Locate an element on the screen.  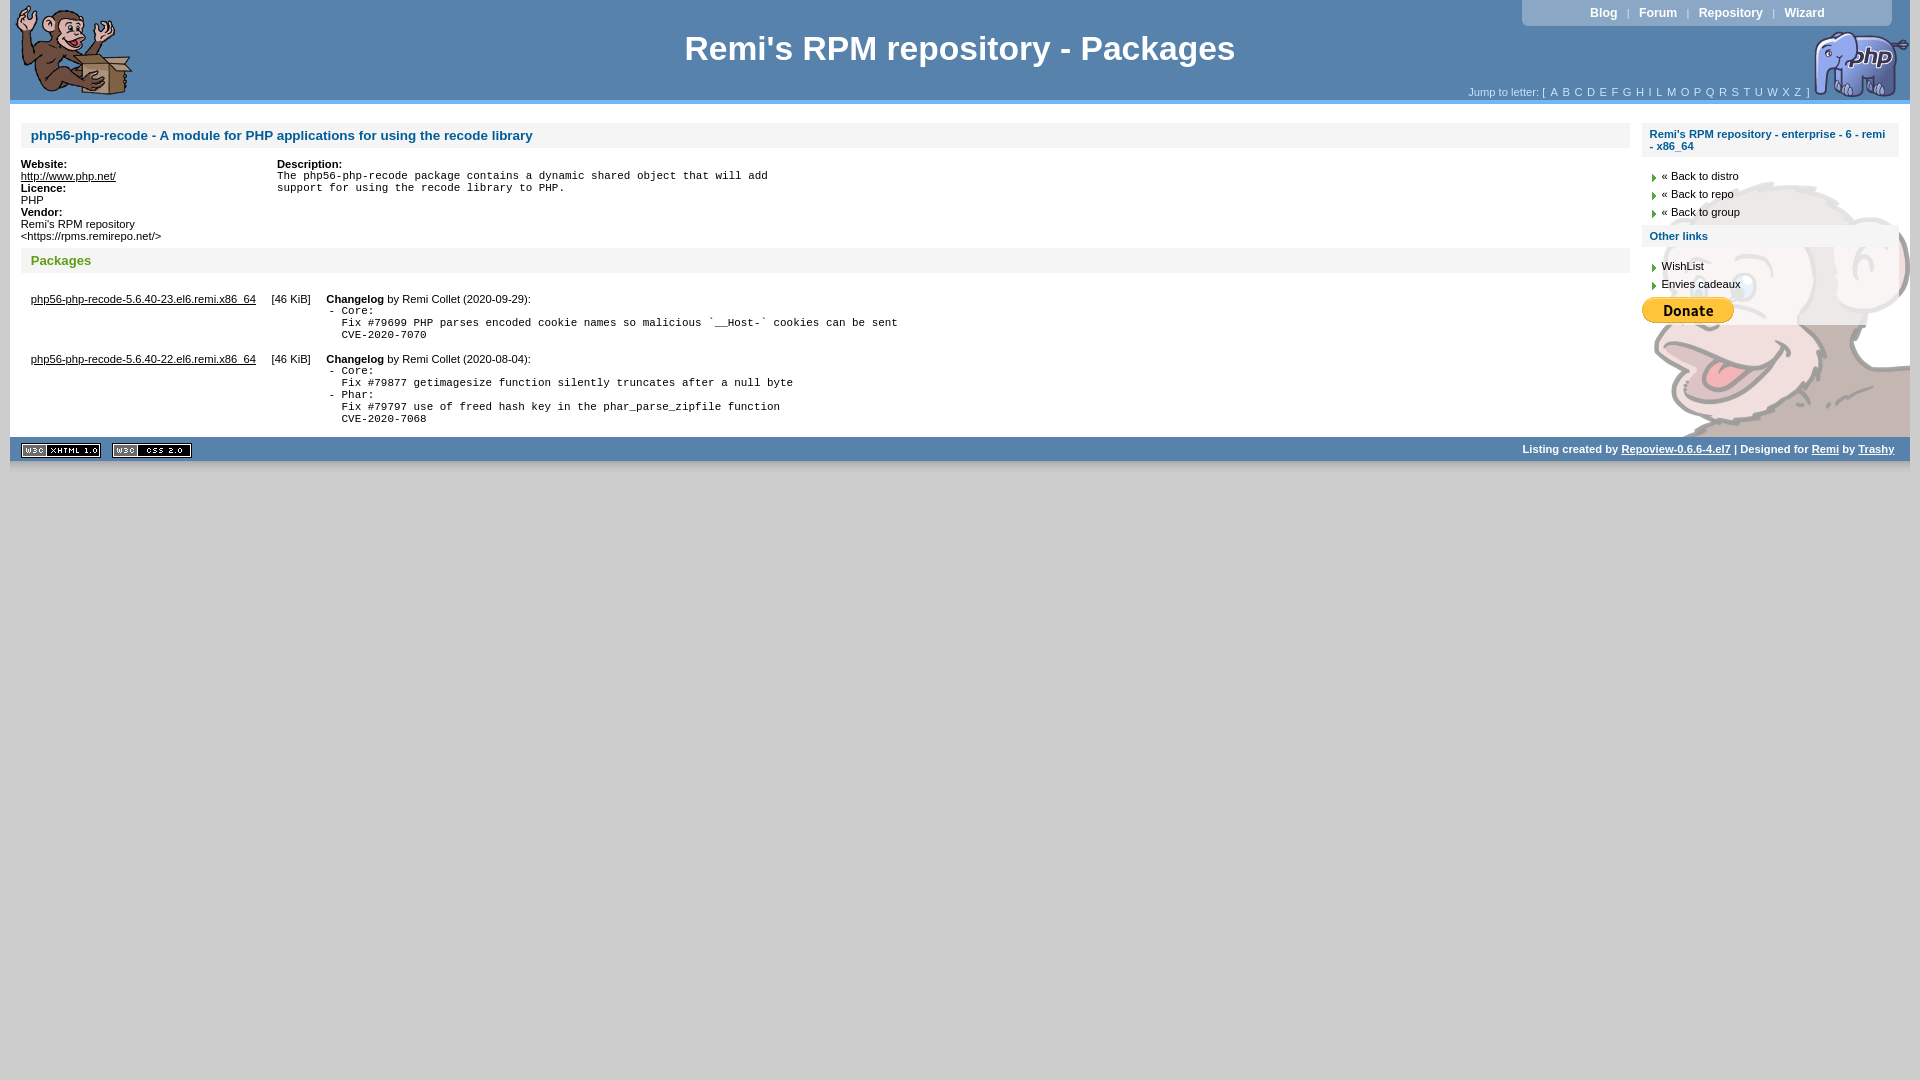
'Q' is located at coordinates (1703, 92).